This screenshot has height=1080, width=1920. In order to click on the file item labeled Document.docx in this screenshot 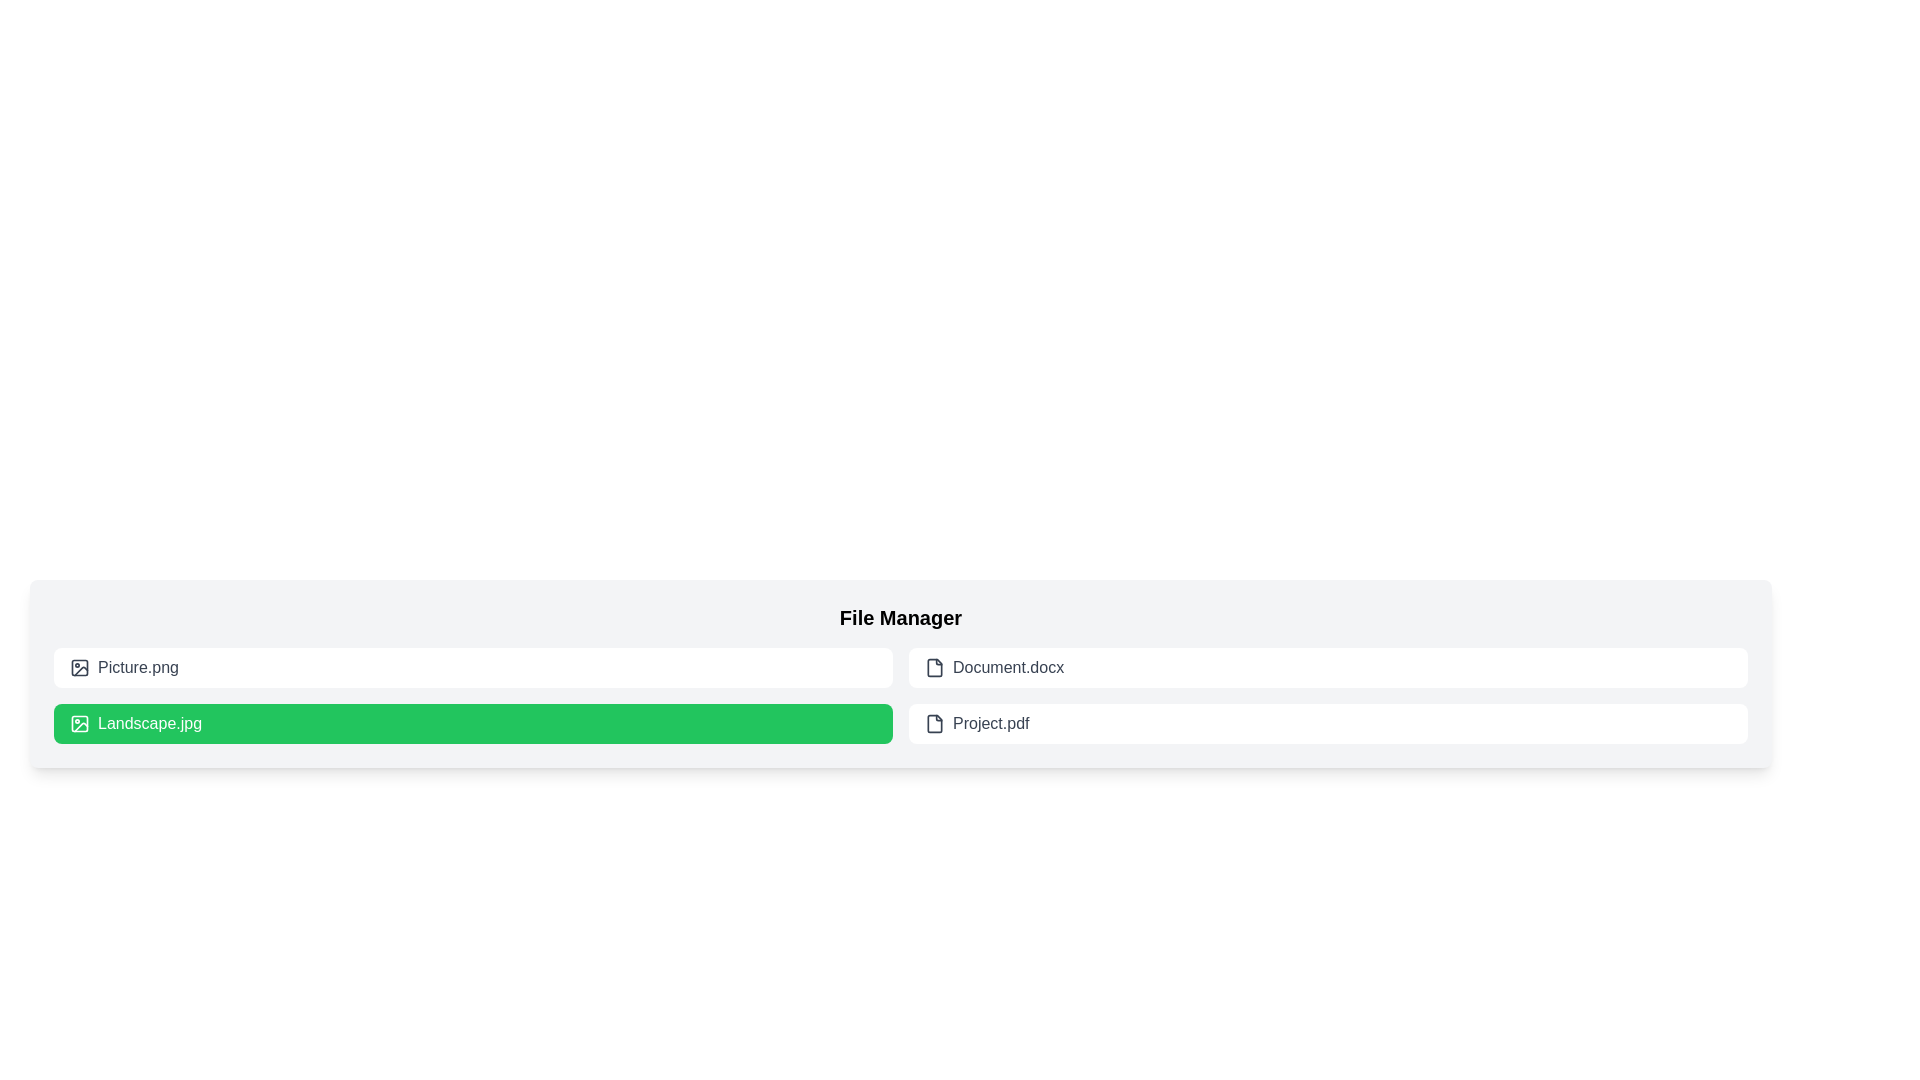, I will do `click(1328, 667)`.